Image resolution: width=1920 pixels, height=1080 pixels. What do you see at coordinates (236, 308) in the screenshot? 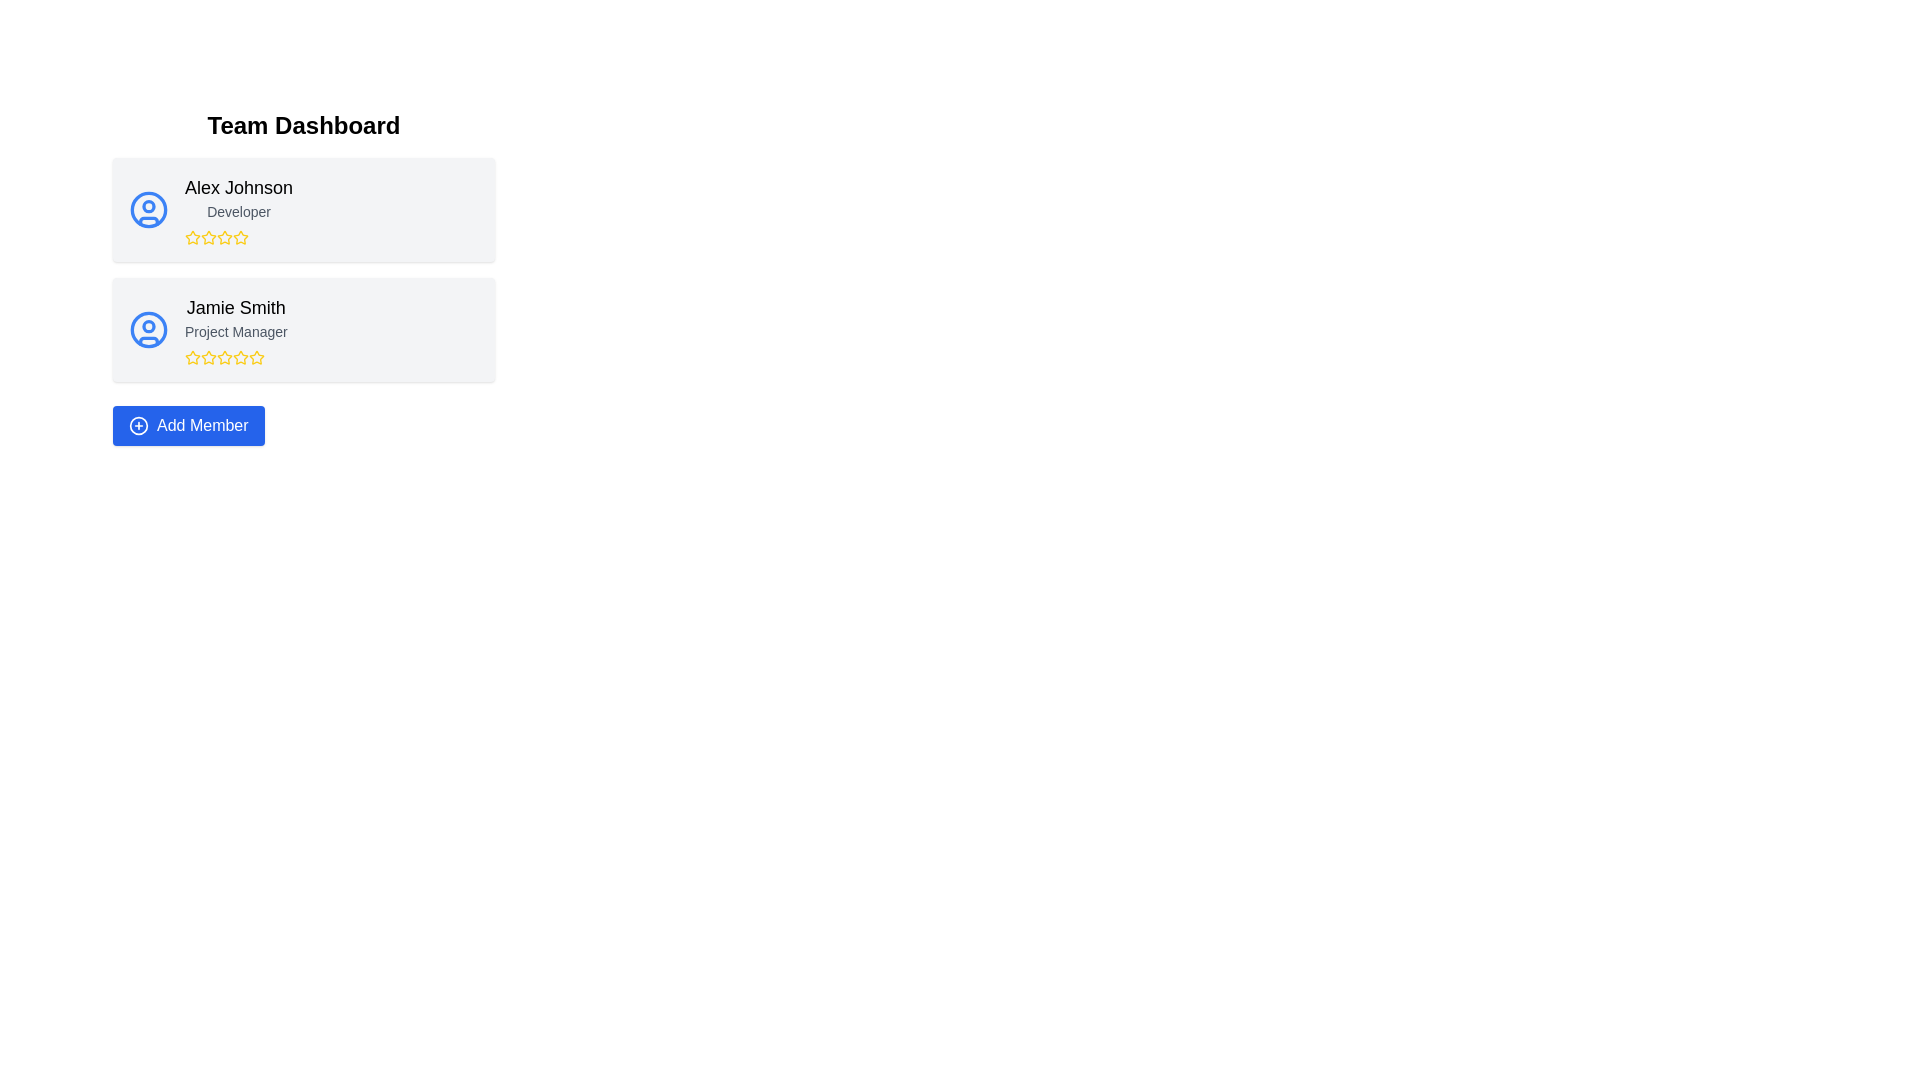
I see `the 'Jamie Smith' text label element, which is styled with a larger font size and bold formatting, located in the second card under 'Team Dashboard', above the smaller 'Project Manager' text` at bounding box center [236, 308].